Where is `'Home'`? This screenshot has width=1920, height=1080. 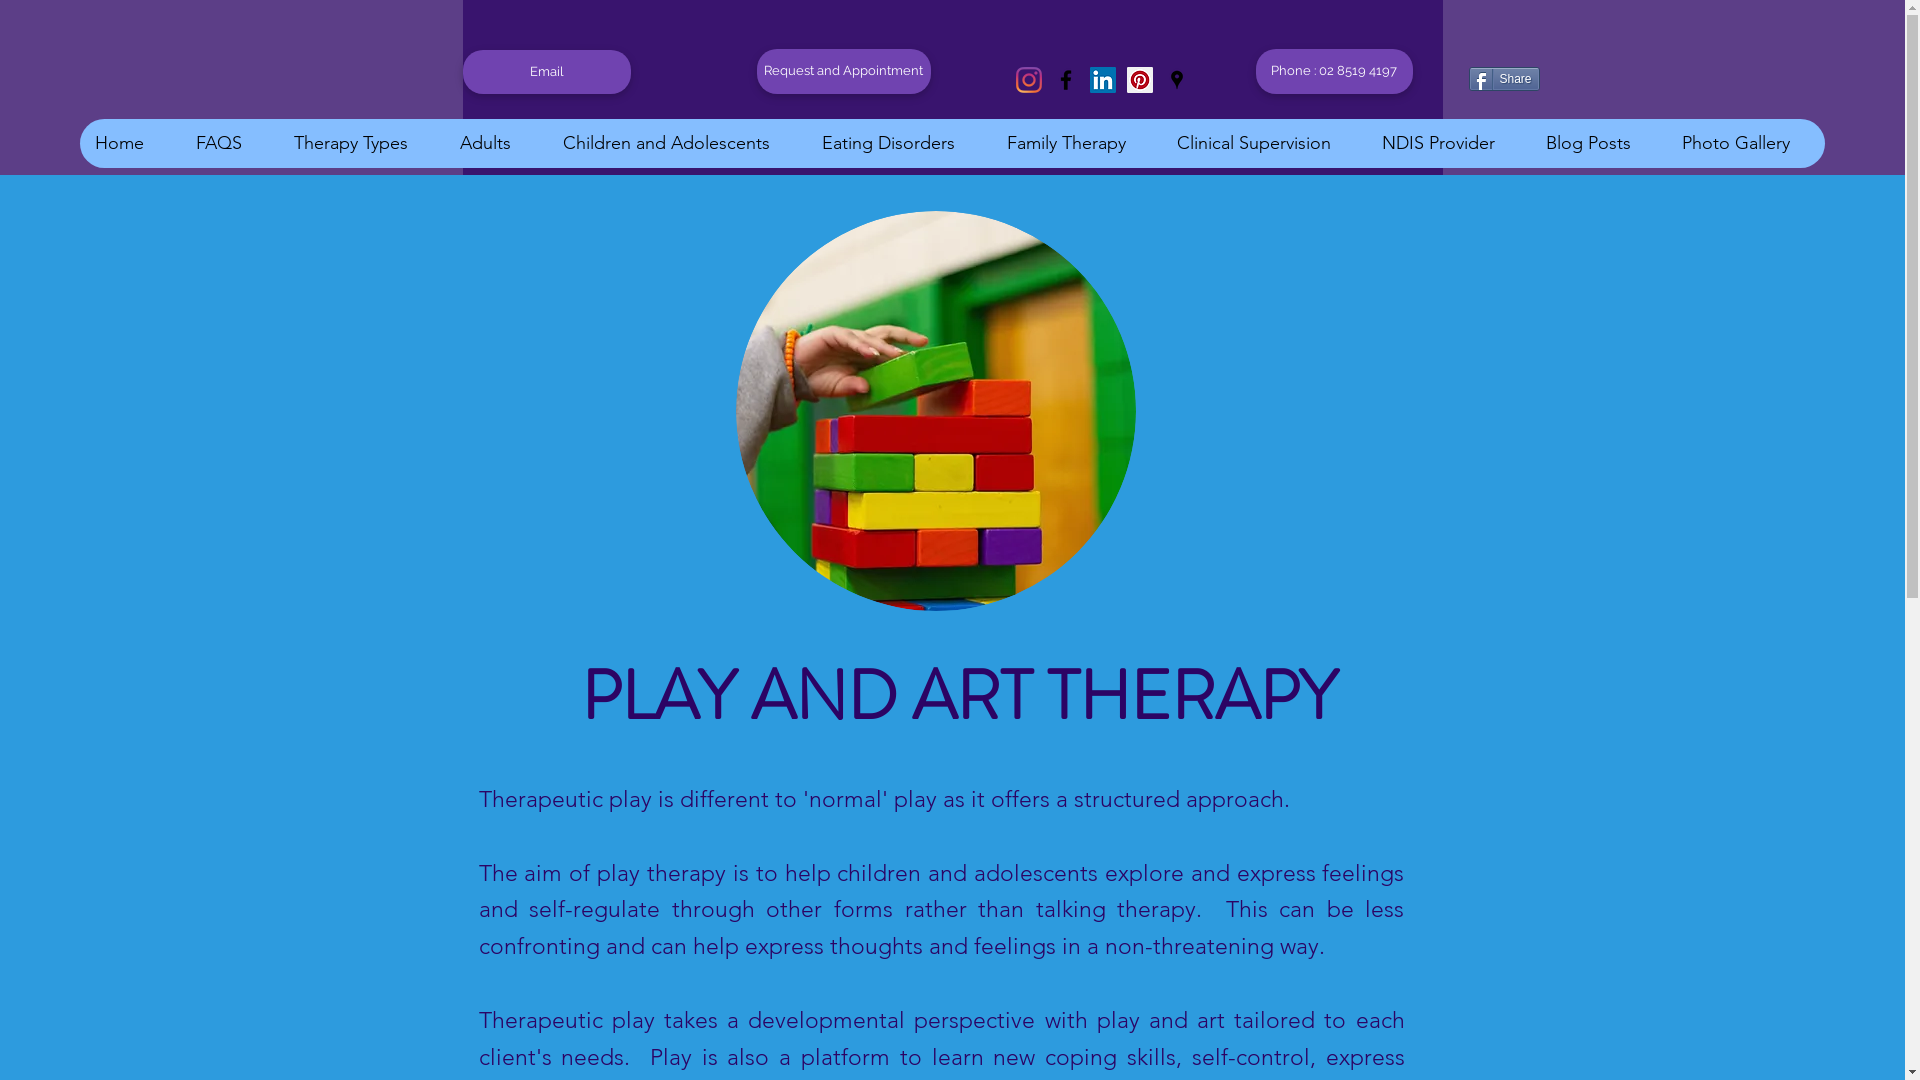
'Home' is located at coordinates (128, 142).